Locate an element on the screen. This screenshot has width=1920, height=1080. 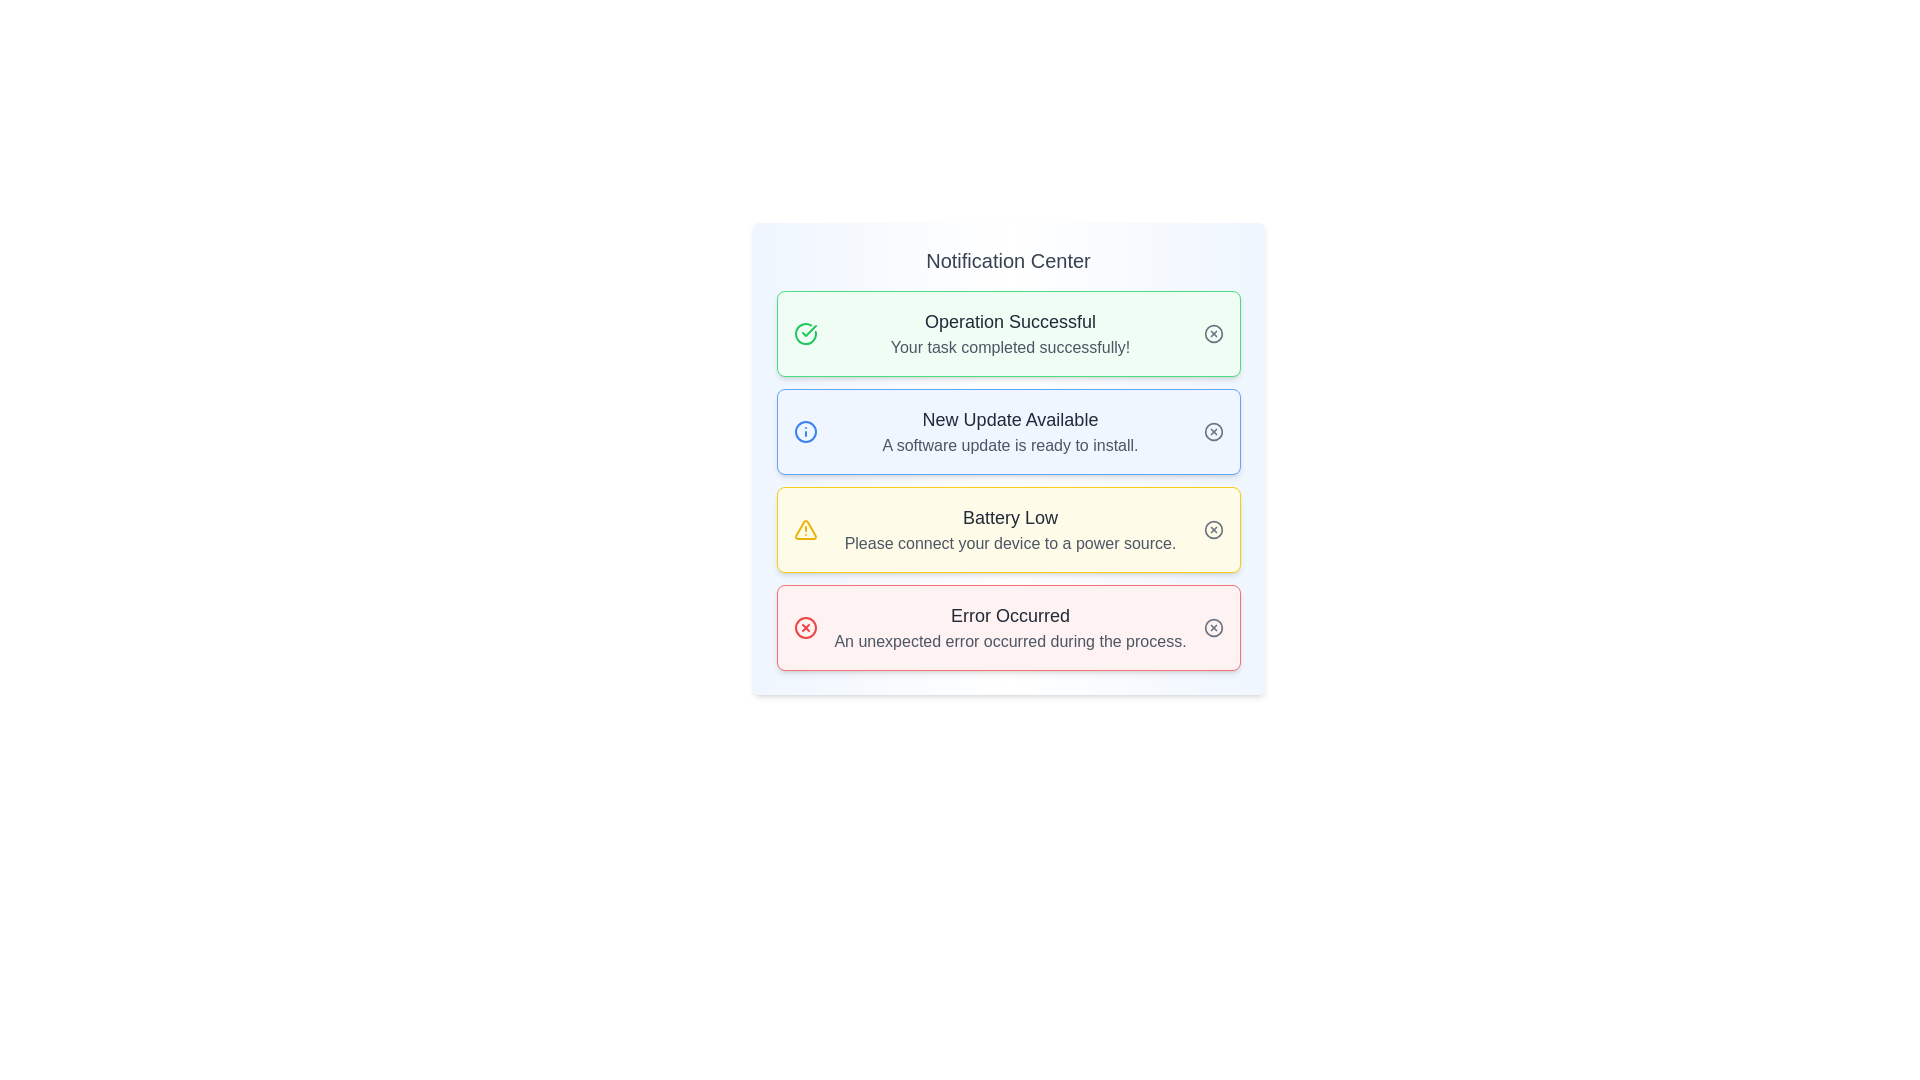
text label displaying 'New Update Available' which is styled with a bold medium font and is located at the top center of the notification card is located at coordinates (1010, 419).